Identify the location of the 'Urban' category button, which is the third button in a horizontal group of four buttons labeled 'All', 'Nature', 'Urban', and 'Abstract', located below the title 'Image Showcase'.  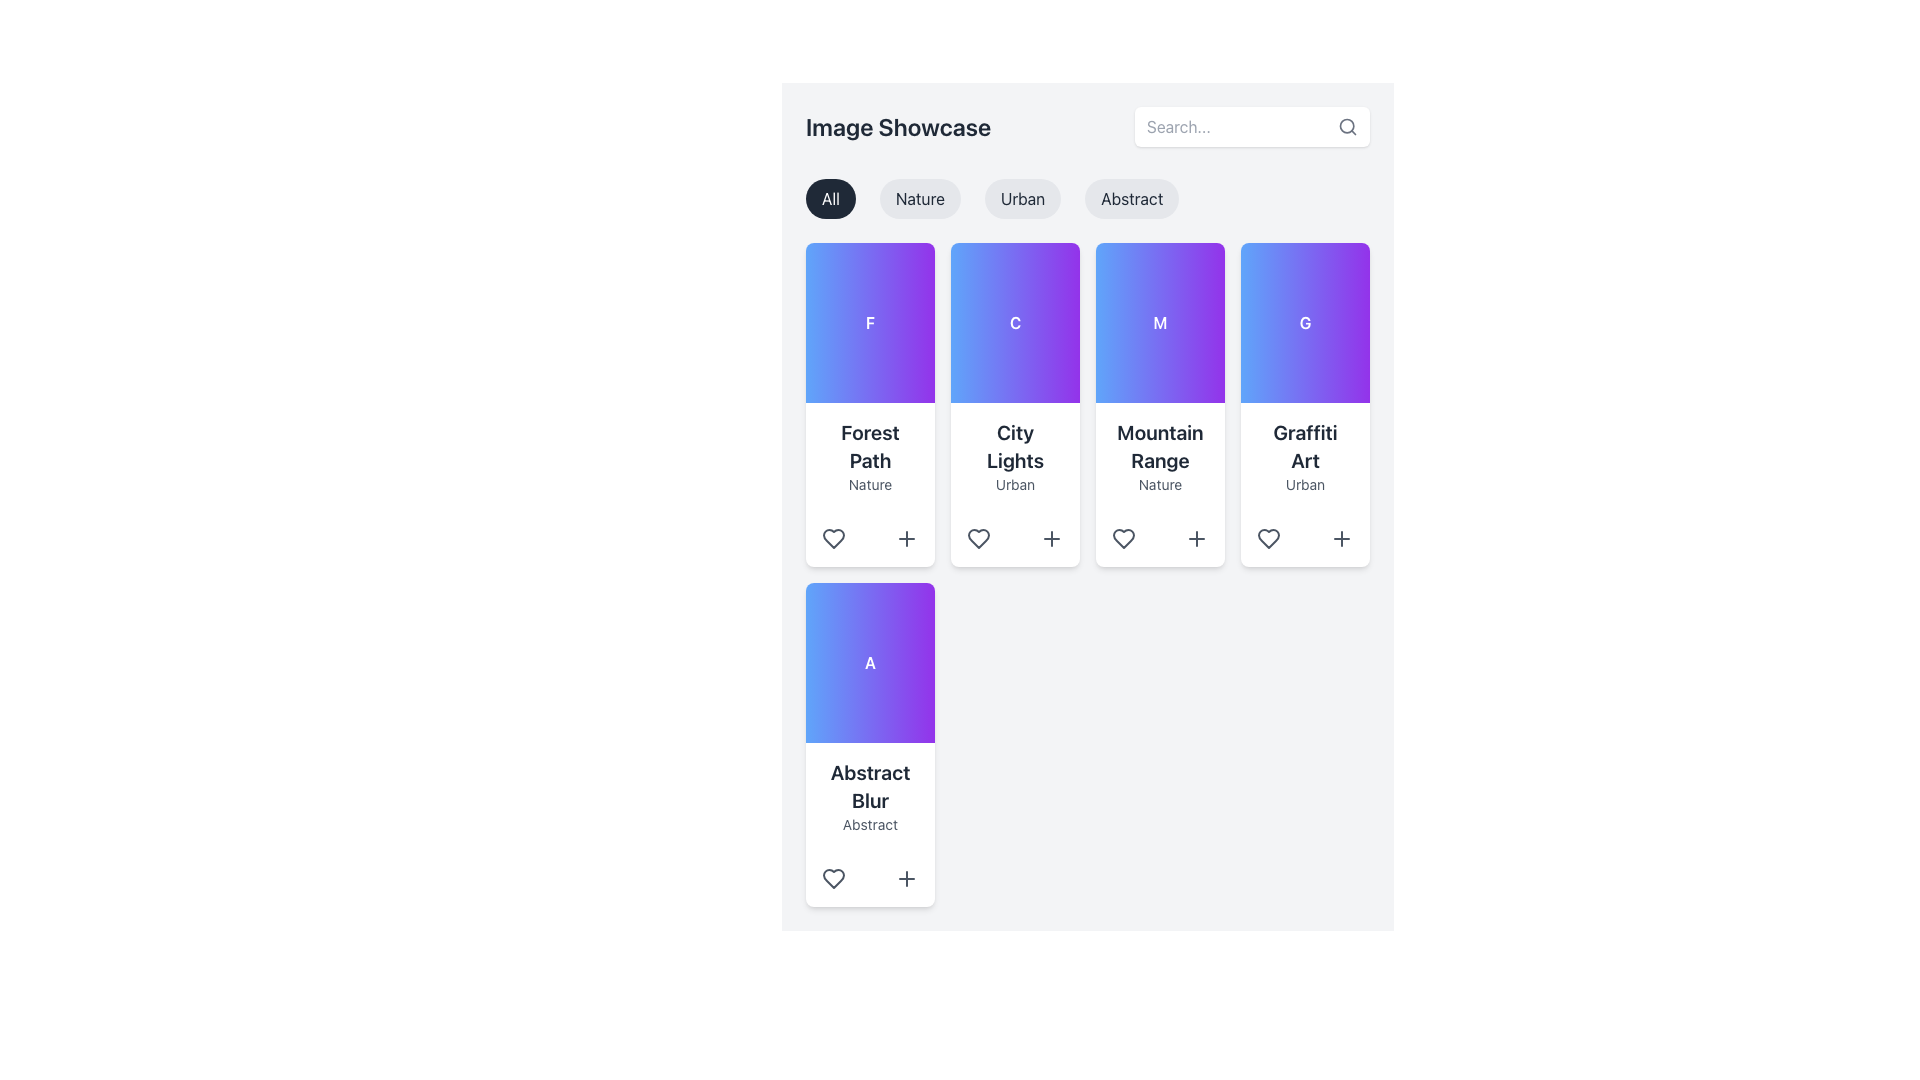
(1023, 199).